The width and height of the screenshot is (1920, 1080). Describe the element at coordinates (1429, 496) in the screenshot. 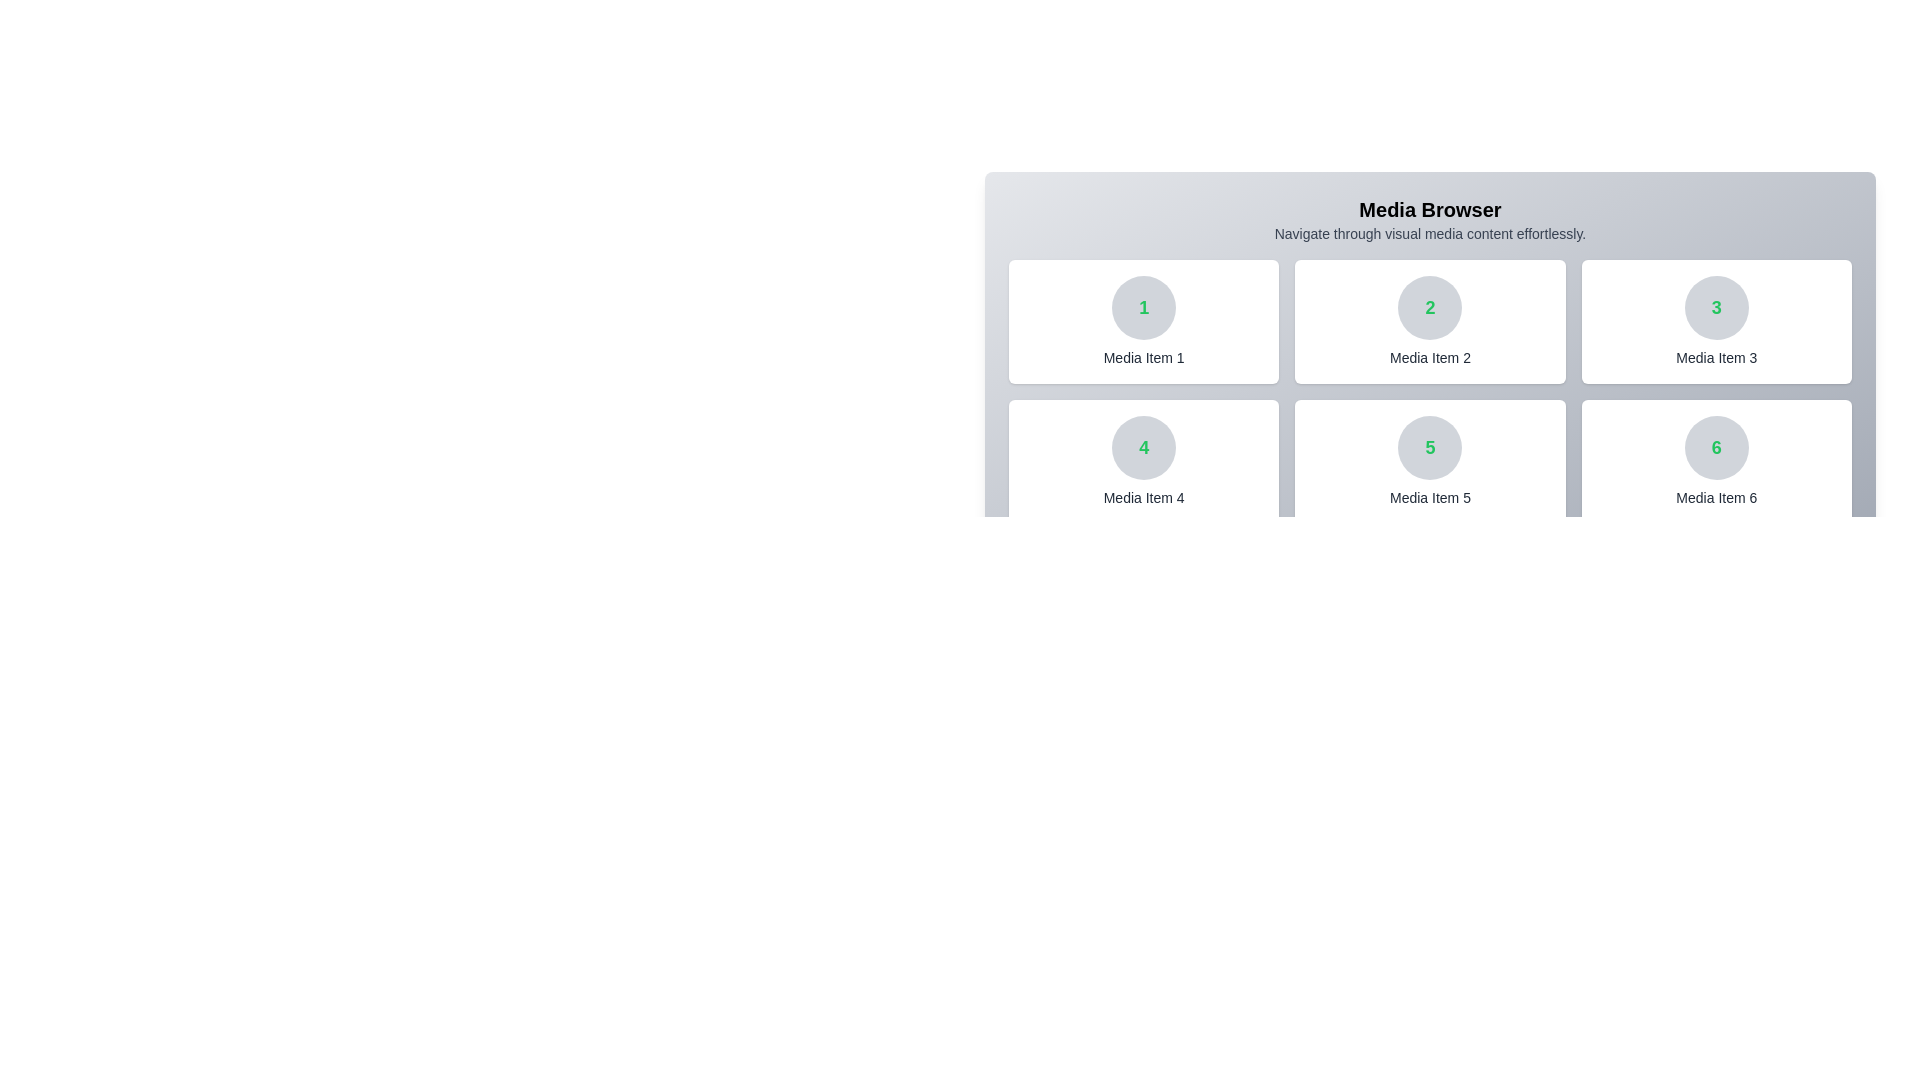

I see `the text label displaying 'Media Item 5', which is located below the circular area representing the fifth media item in the grid layout` at that location.